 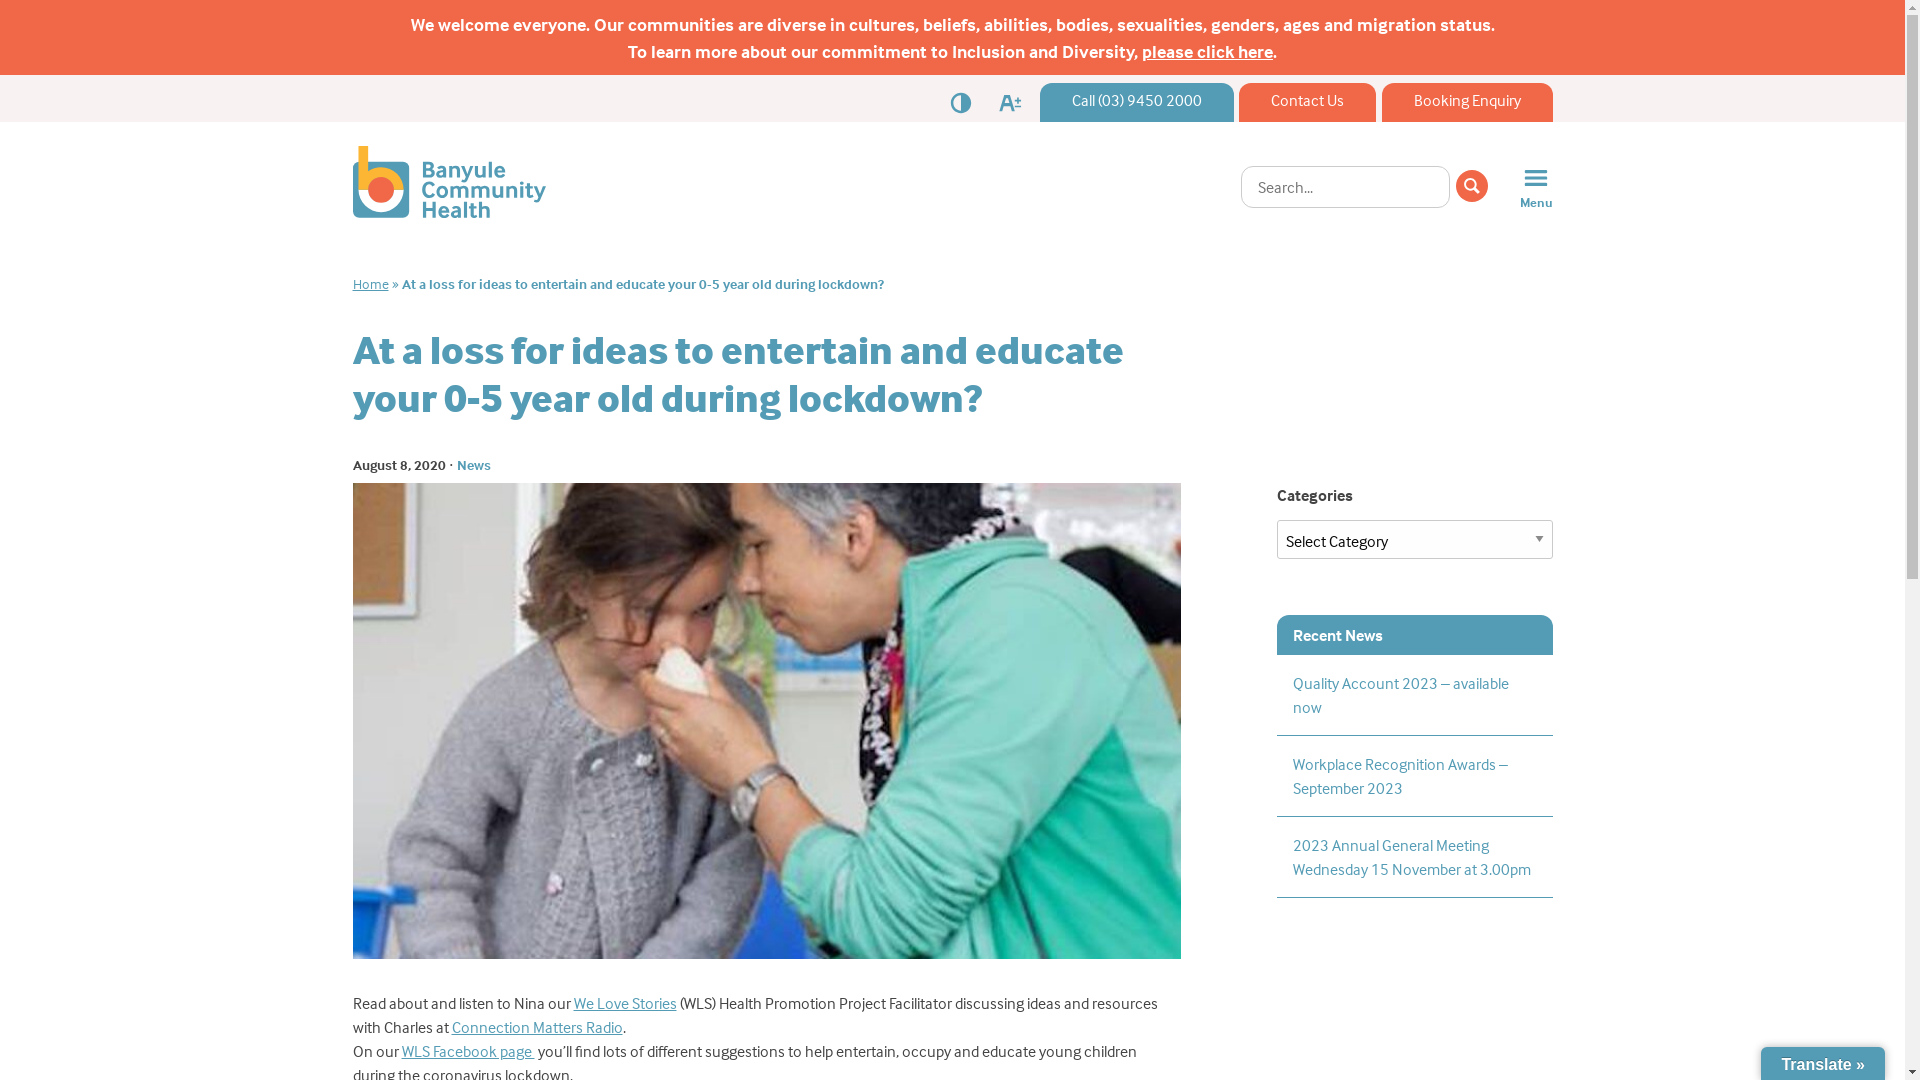 I want to click on 'Connection Matters Radio', so click(x=537, y=1026).